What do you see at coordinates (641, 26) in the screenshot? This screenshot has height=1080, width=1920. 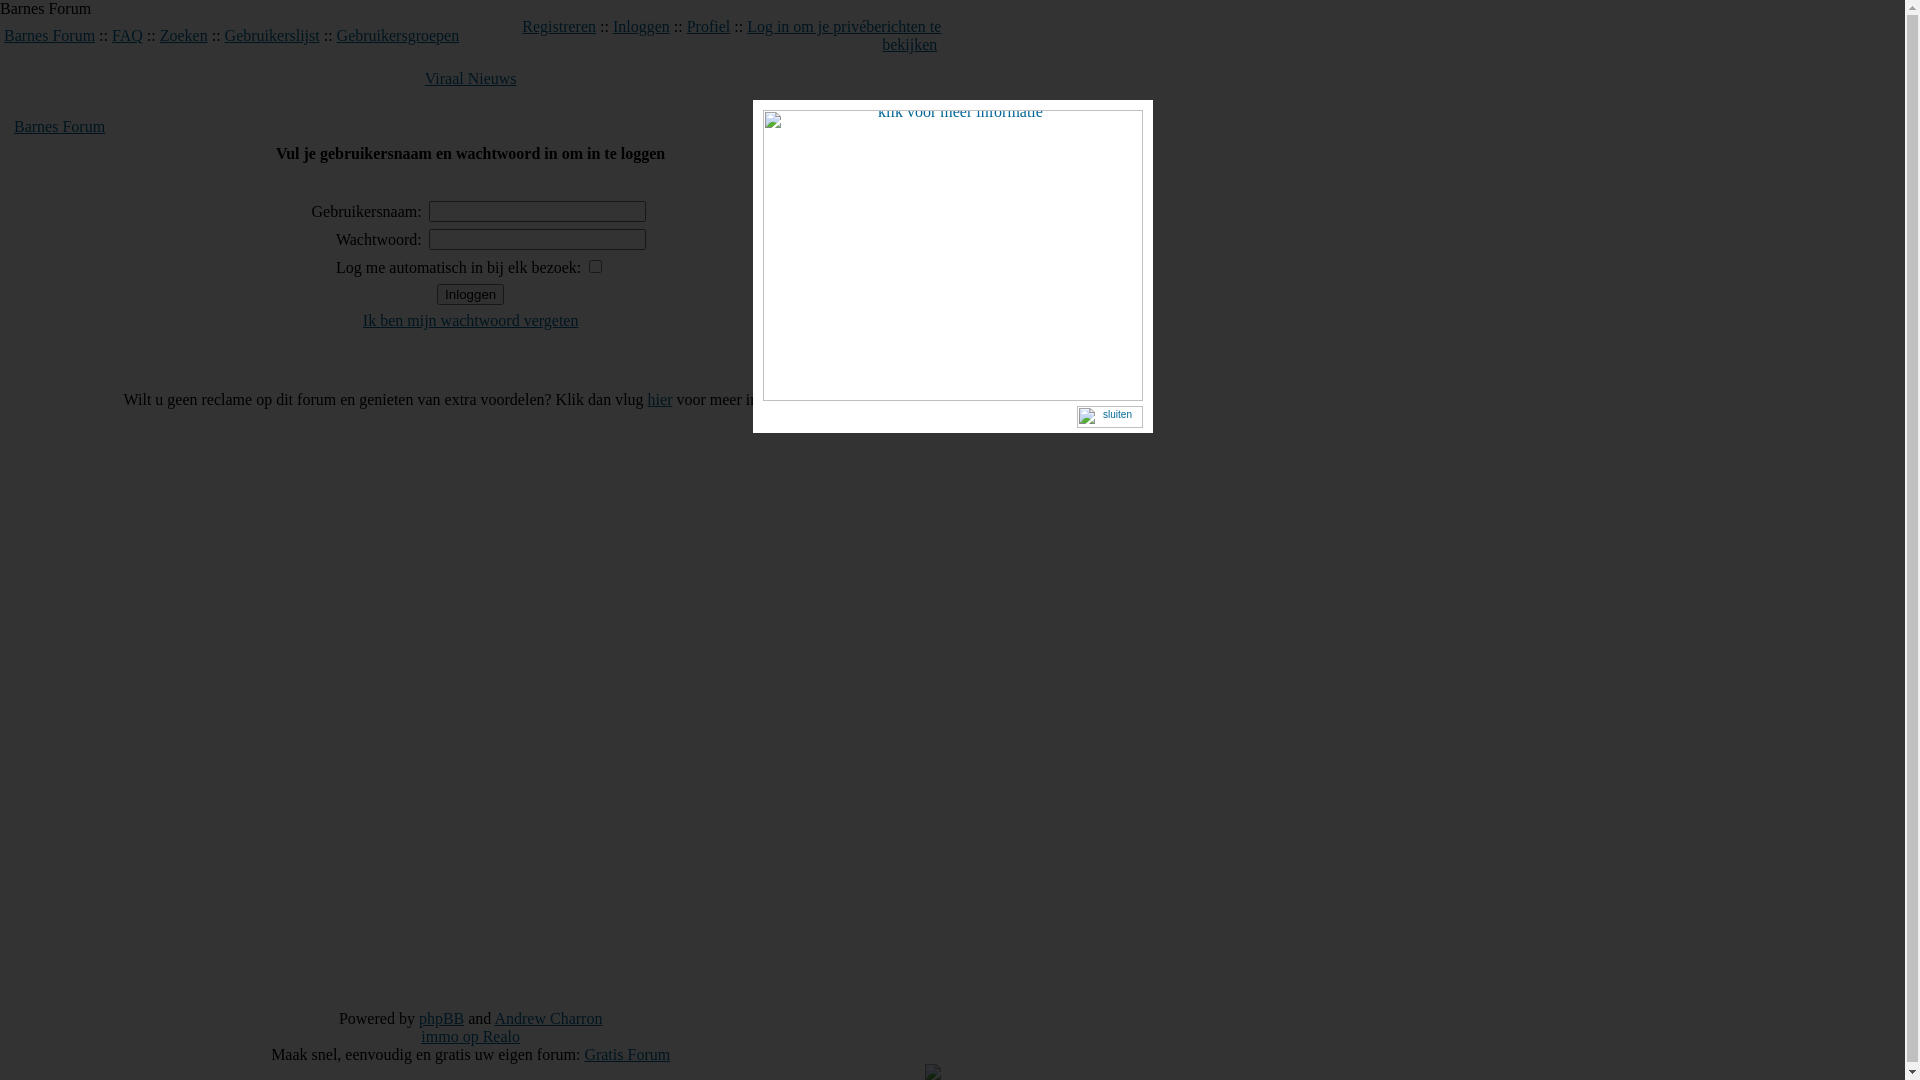 I see `'Inloggen'` at bounding box center [641, 26].